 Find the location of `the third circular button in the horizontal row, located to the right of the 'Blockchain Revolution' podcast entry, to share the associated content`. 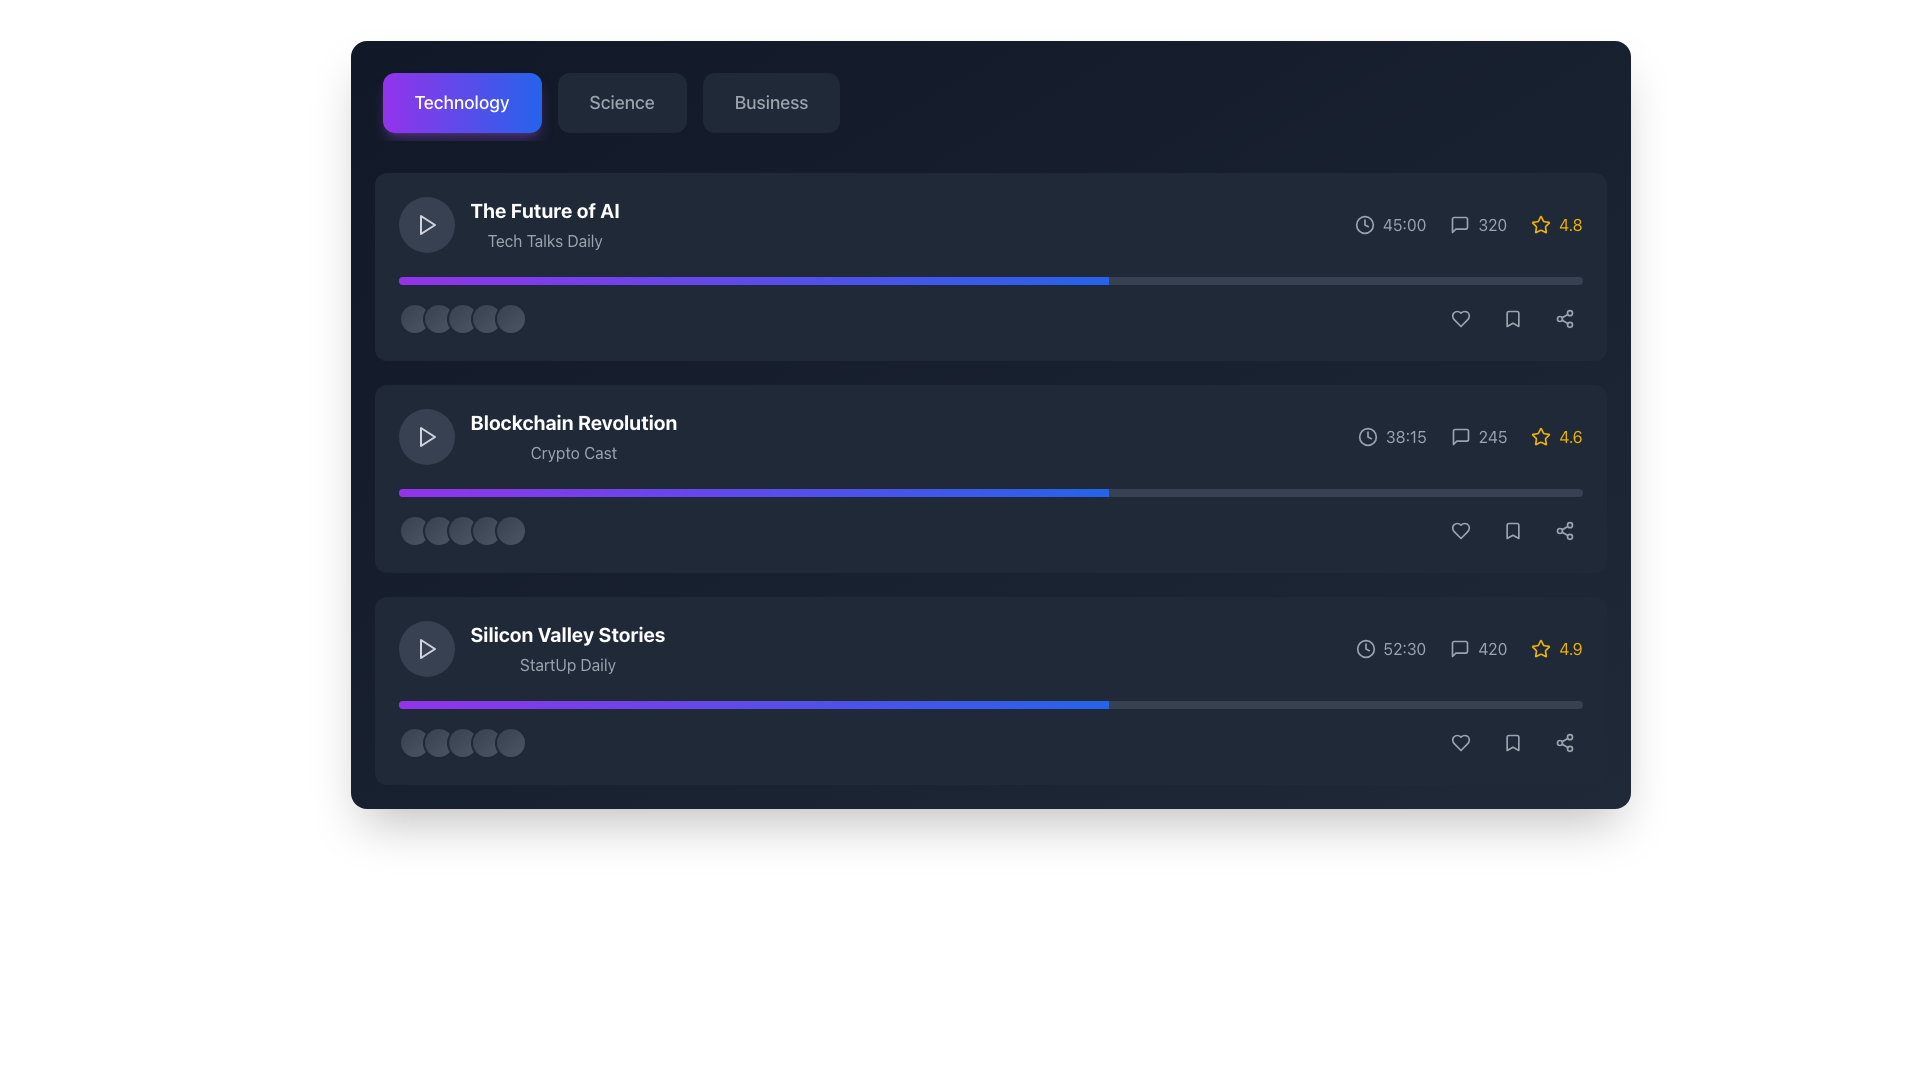

the third circular button in the horizontal row, located to the right of the 'Blockchain Revolution' podcast entry, to share the associated content is located at coordinates (1563, 530).